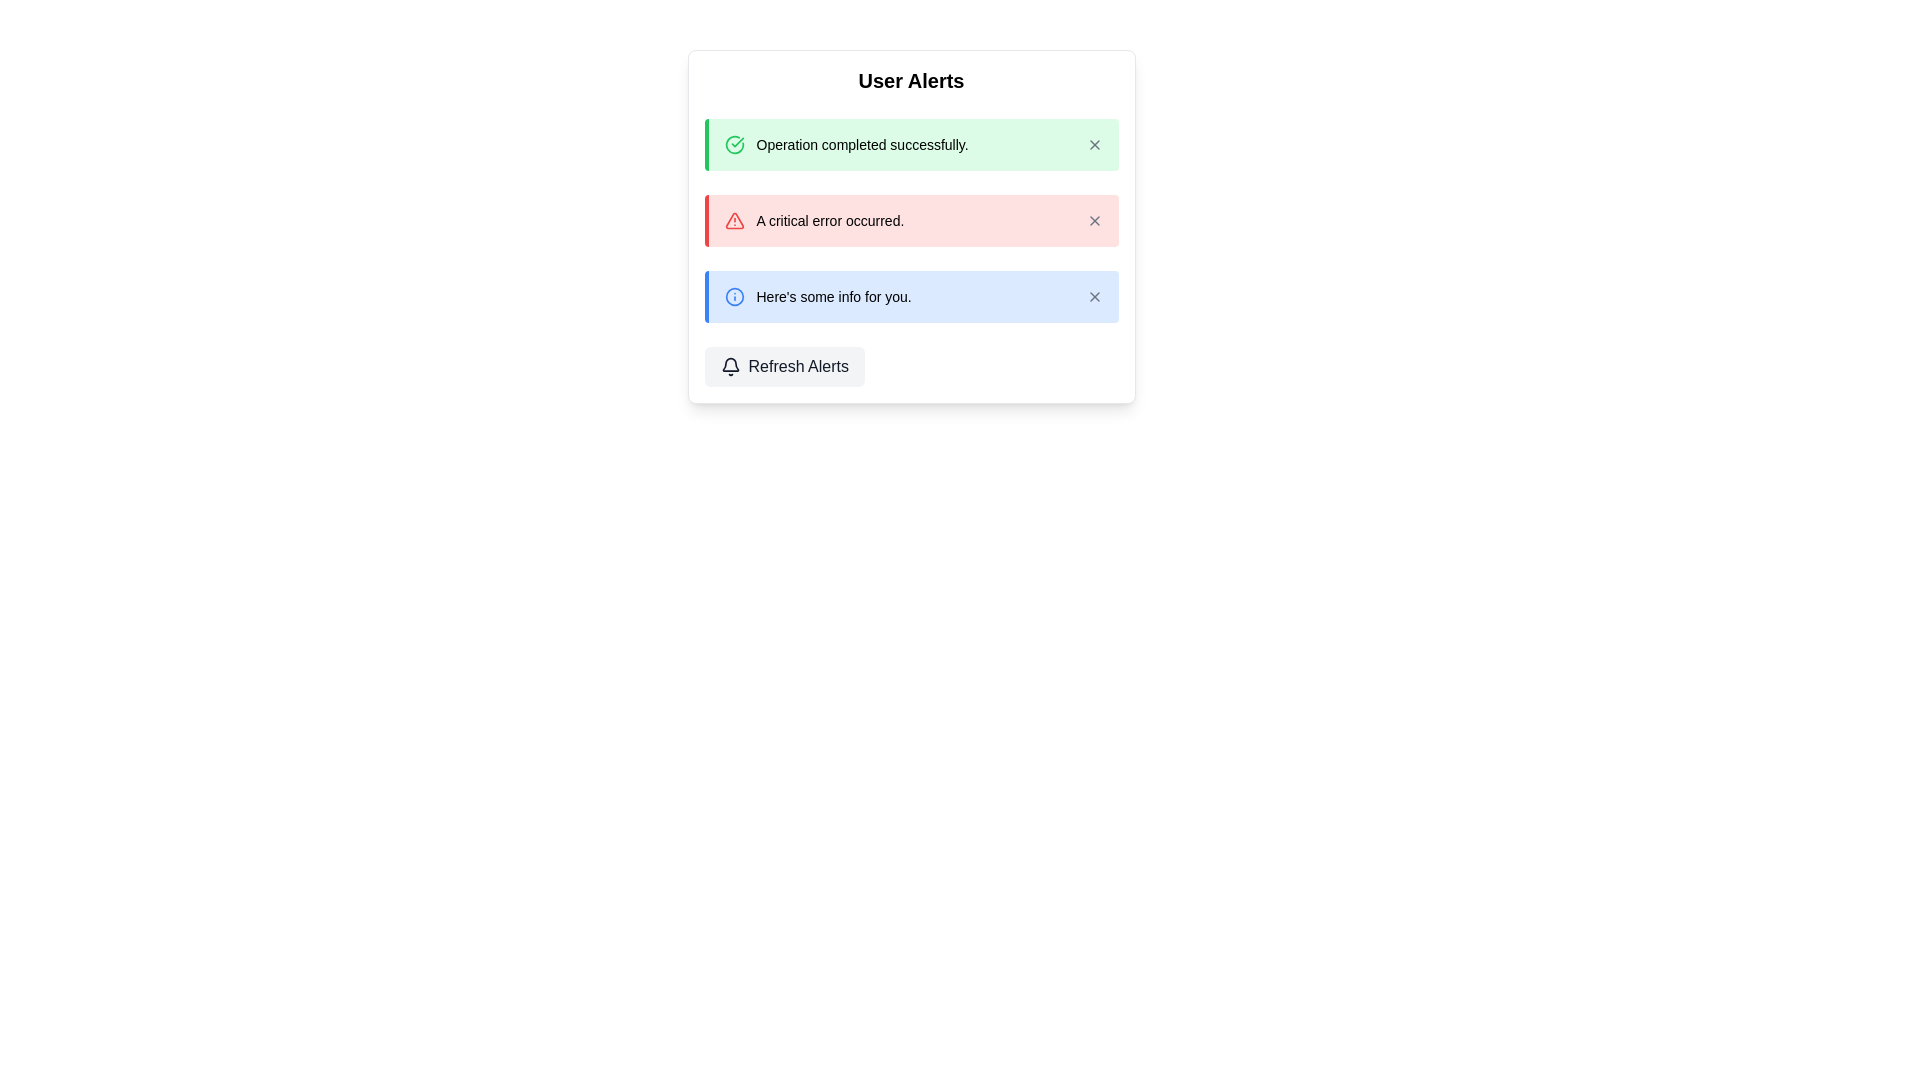 This screenshot has height=1080, width=1920. I want to click on the small blue circular Informational icon with an information symbol, located at the beginning of the notification card that says 'Here's some info for you.', so click(733, 297).